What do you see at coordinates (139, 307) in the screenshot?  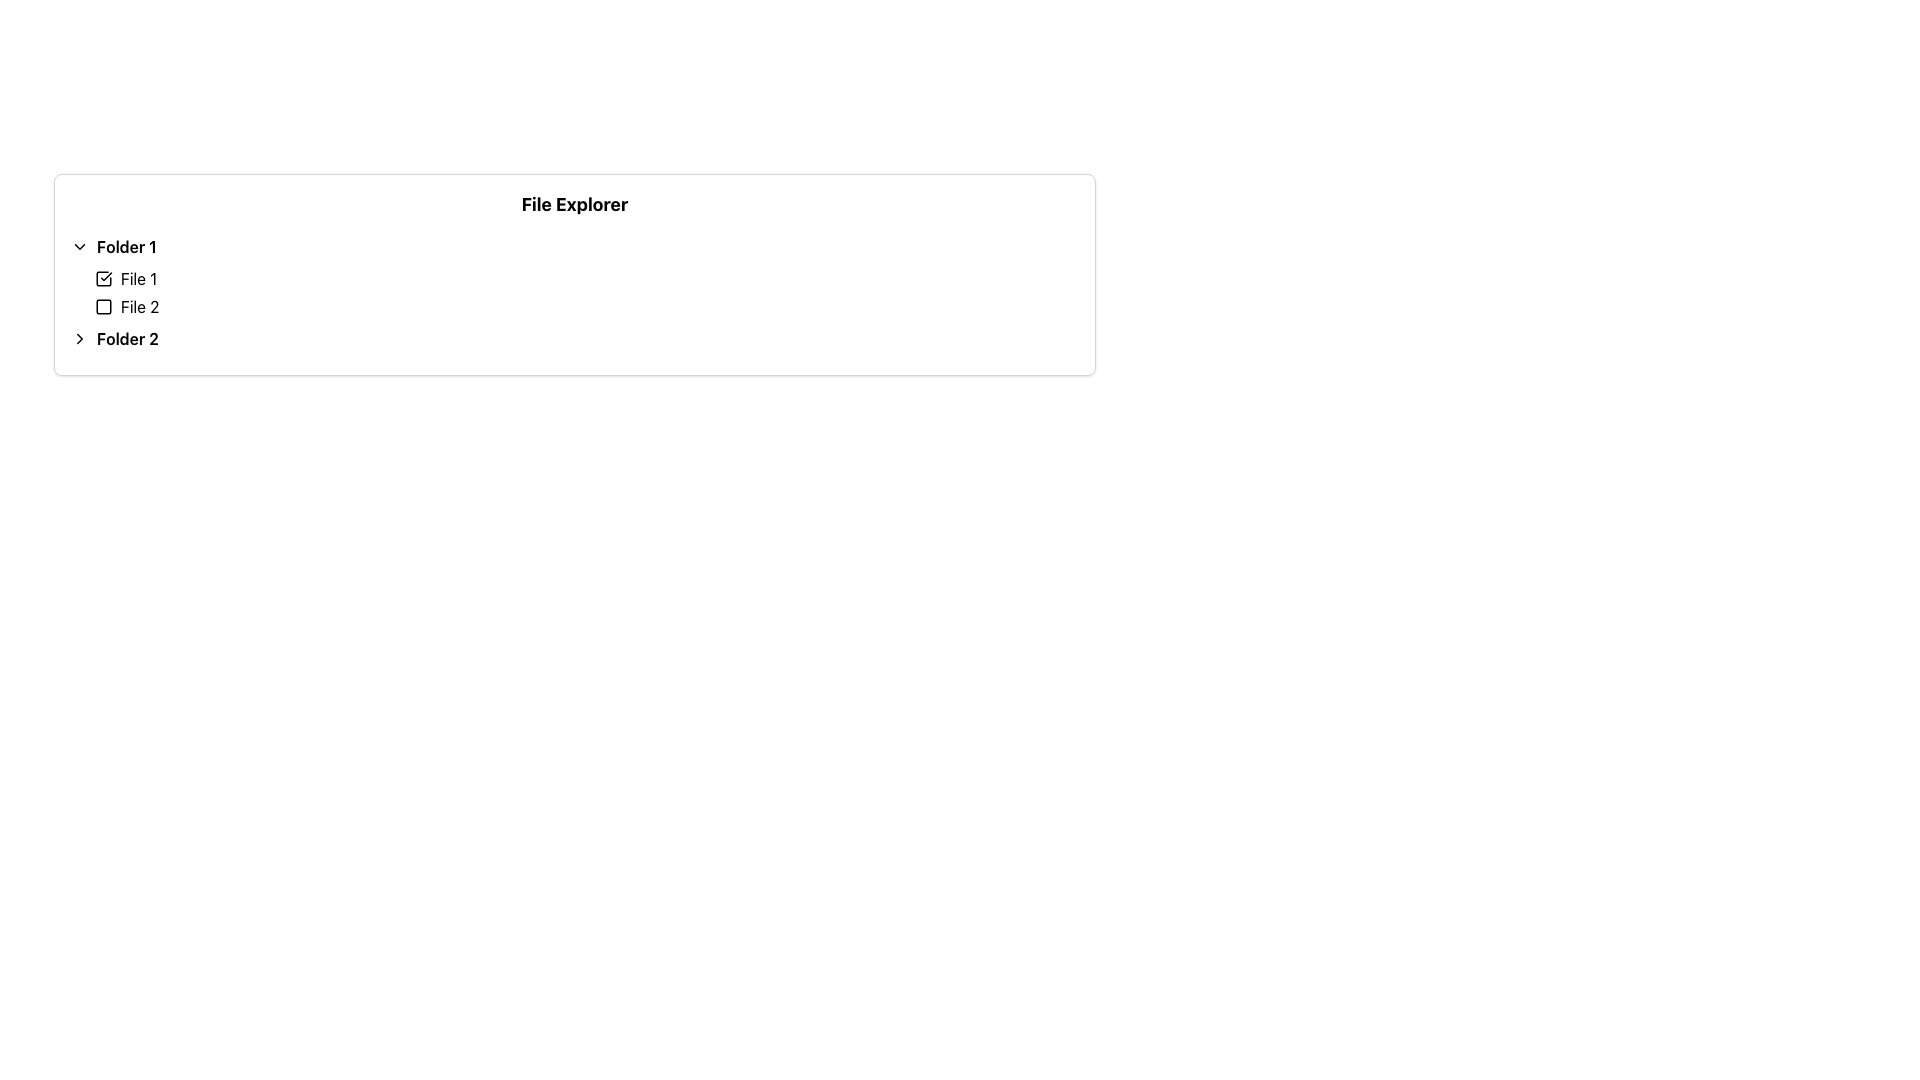 I see `text of the Text Label that identifies the file entry named 'File 2' in the file browser interface, which is located to the right of the associated checkbox` at bounding box center [139, 307].